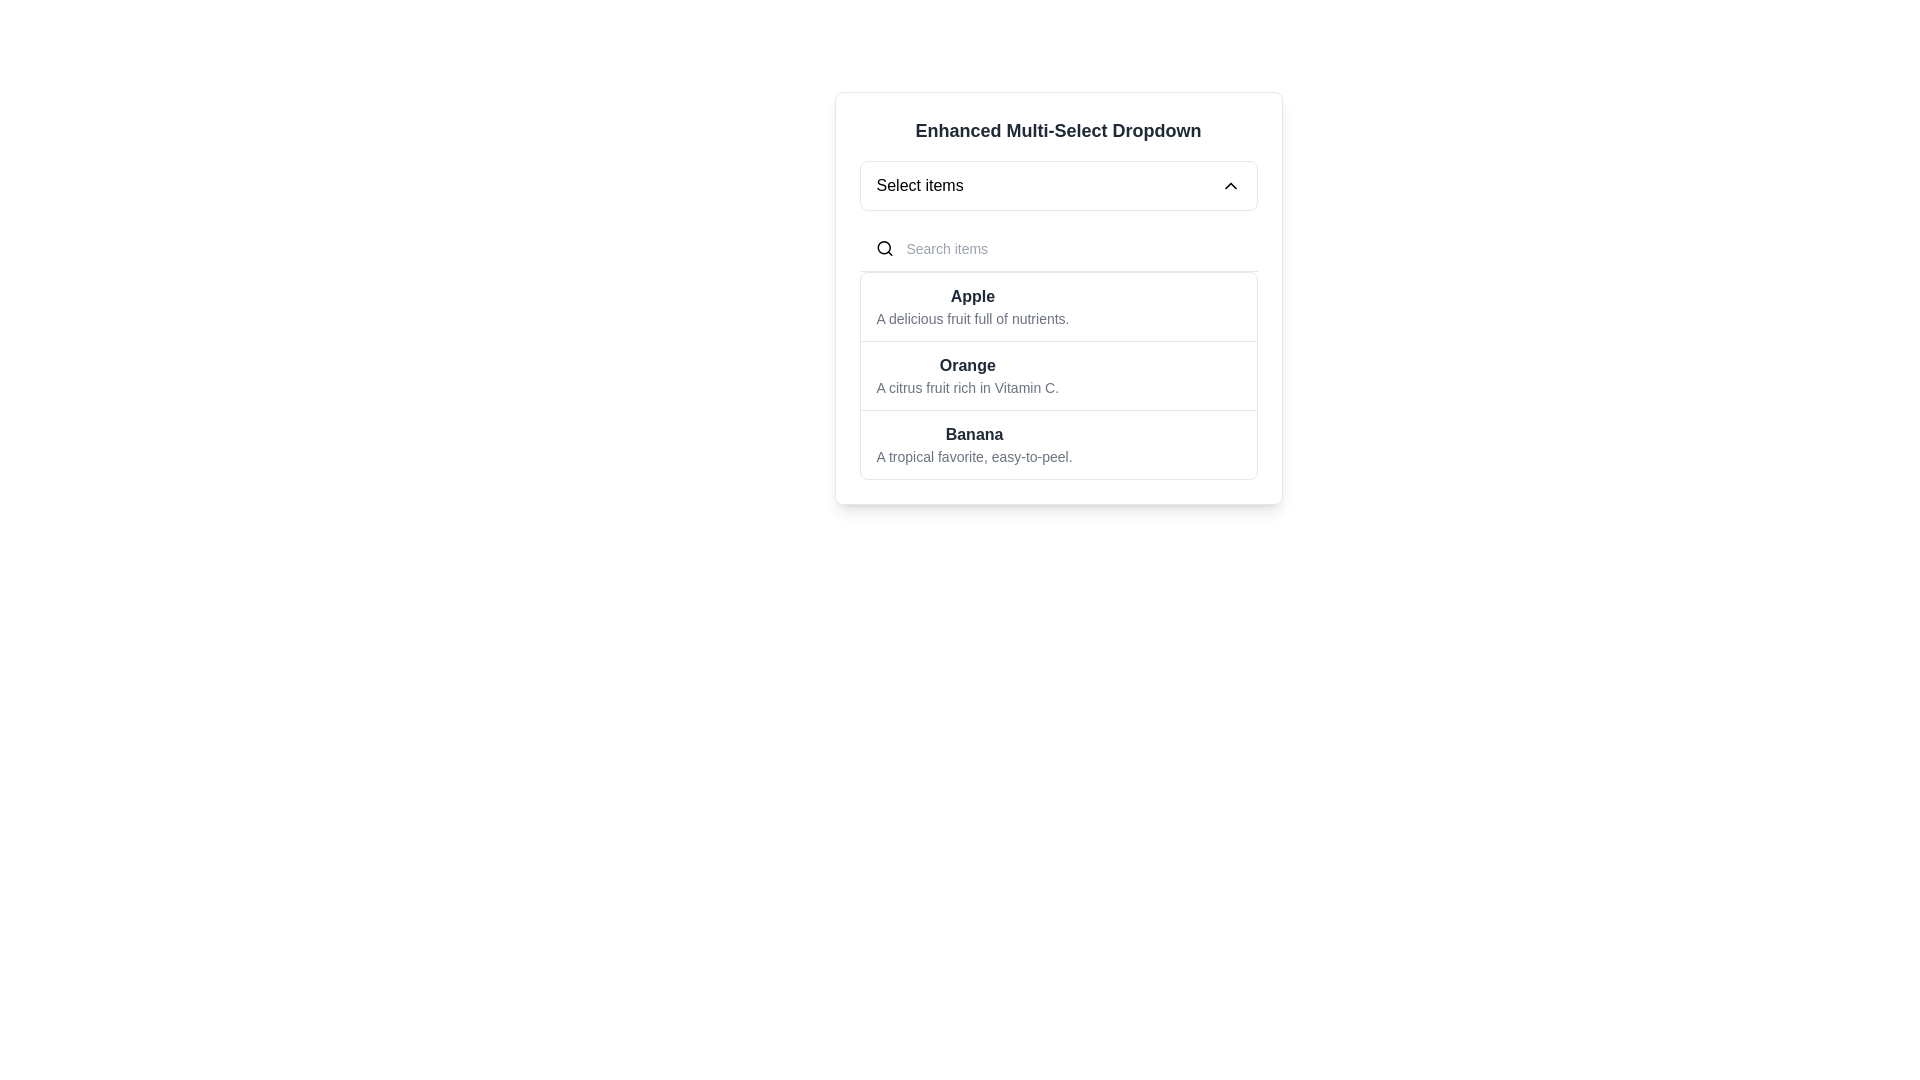 The image size is (1920, 1080). Describe the element at coordinates (974, 434) in the screenshot. I see `the 'Banana' text label in the dropdown list` at that location.